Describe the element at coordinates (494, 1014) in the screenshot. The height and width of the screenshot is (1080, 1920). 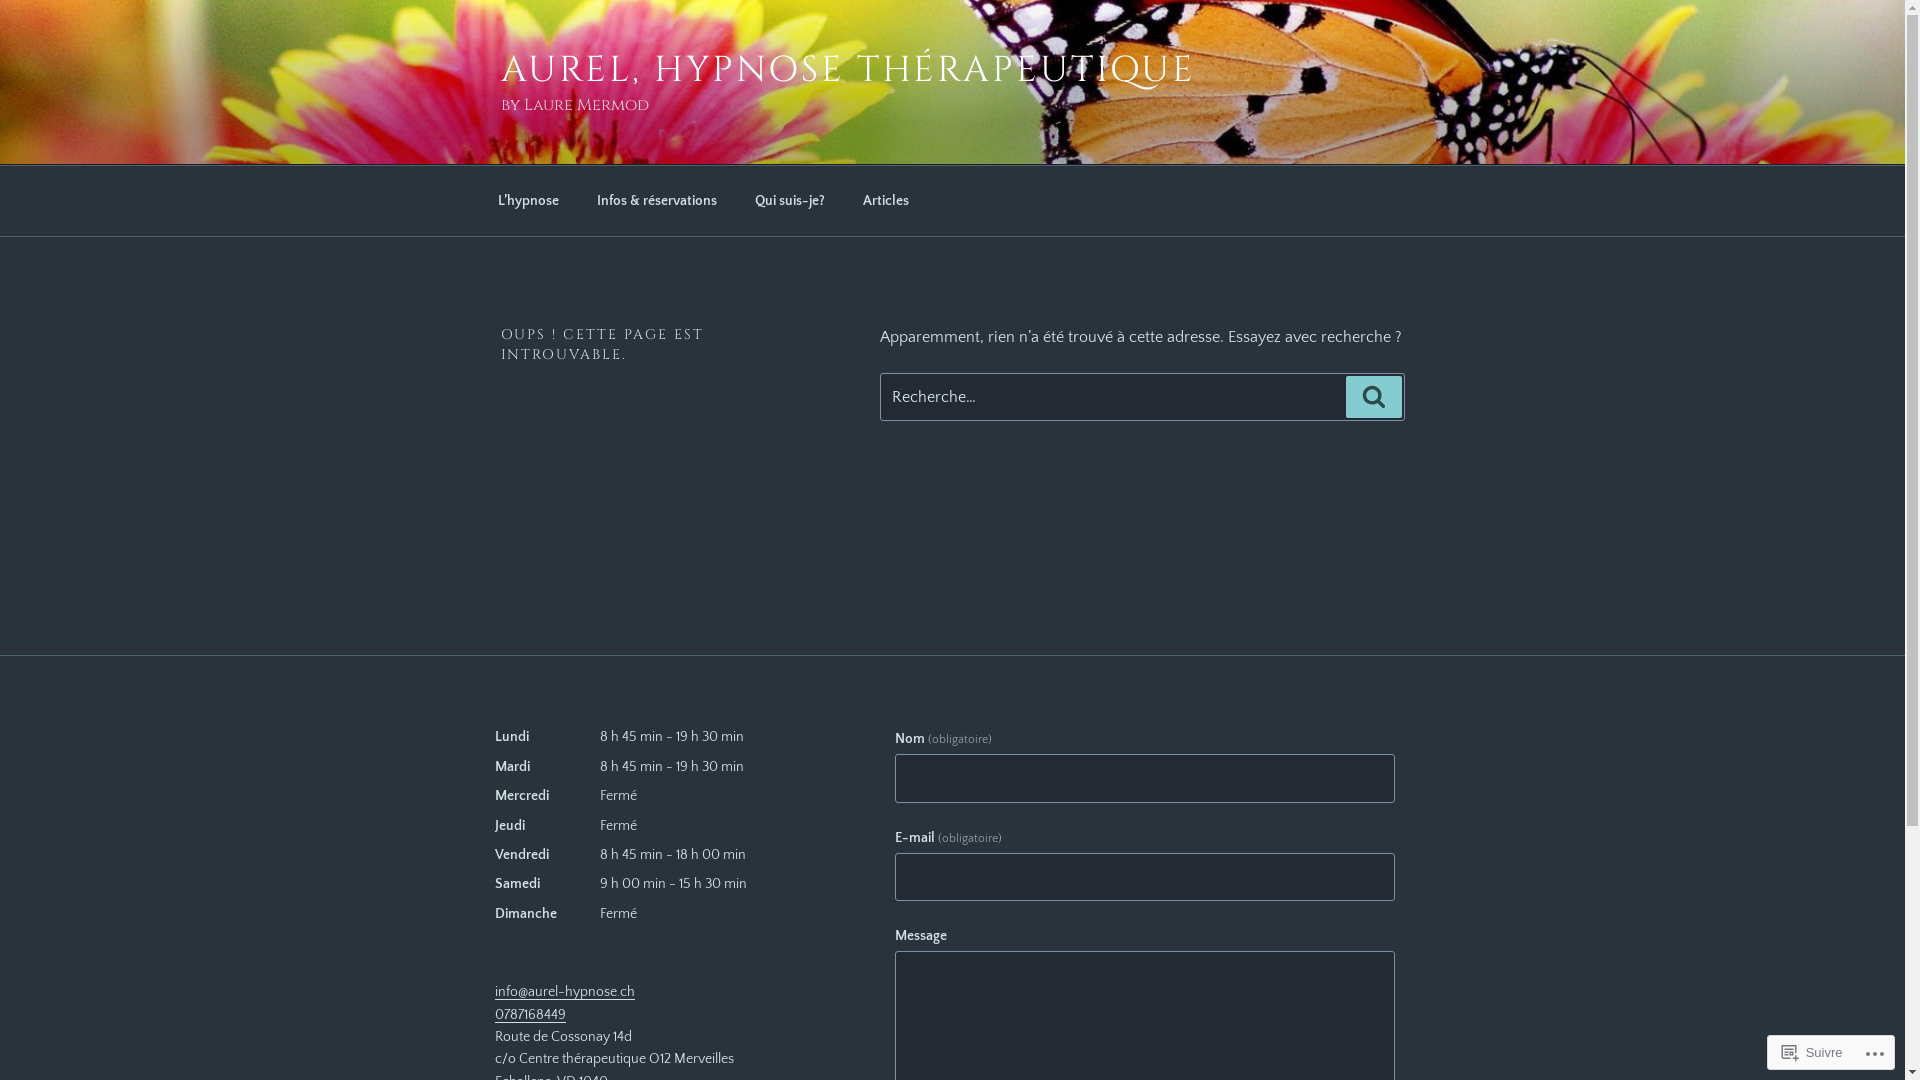
I see `'0787168449'` at that location.